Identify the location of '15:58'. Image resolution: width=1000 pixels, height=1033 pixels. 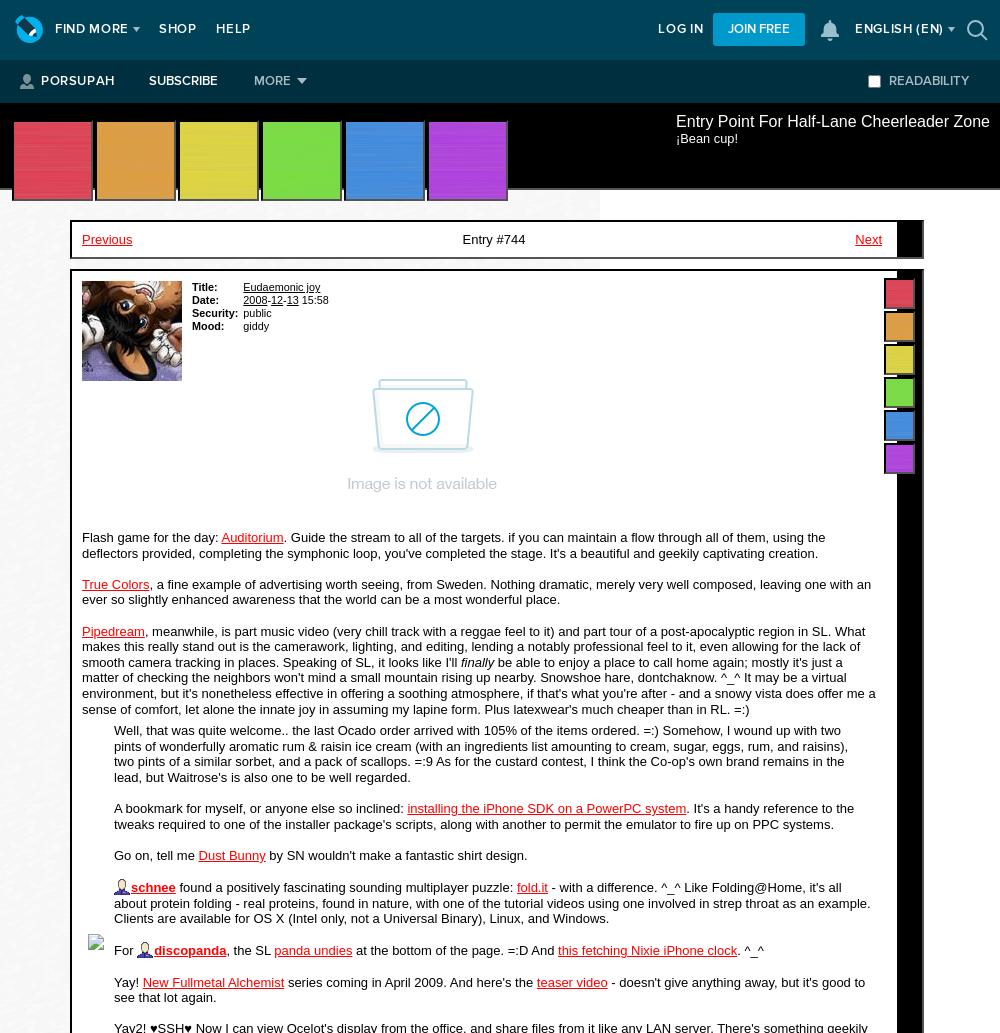
(312, 298).